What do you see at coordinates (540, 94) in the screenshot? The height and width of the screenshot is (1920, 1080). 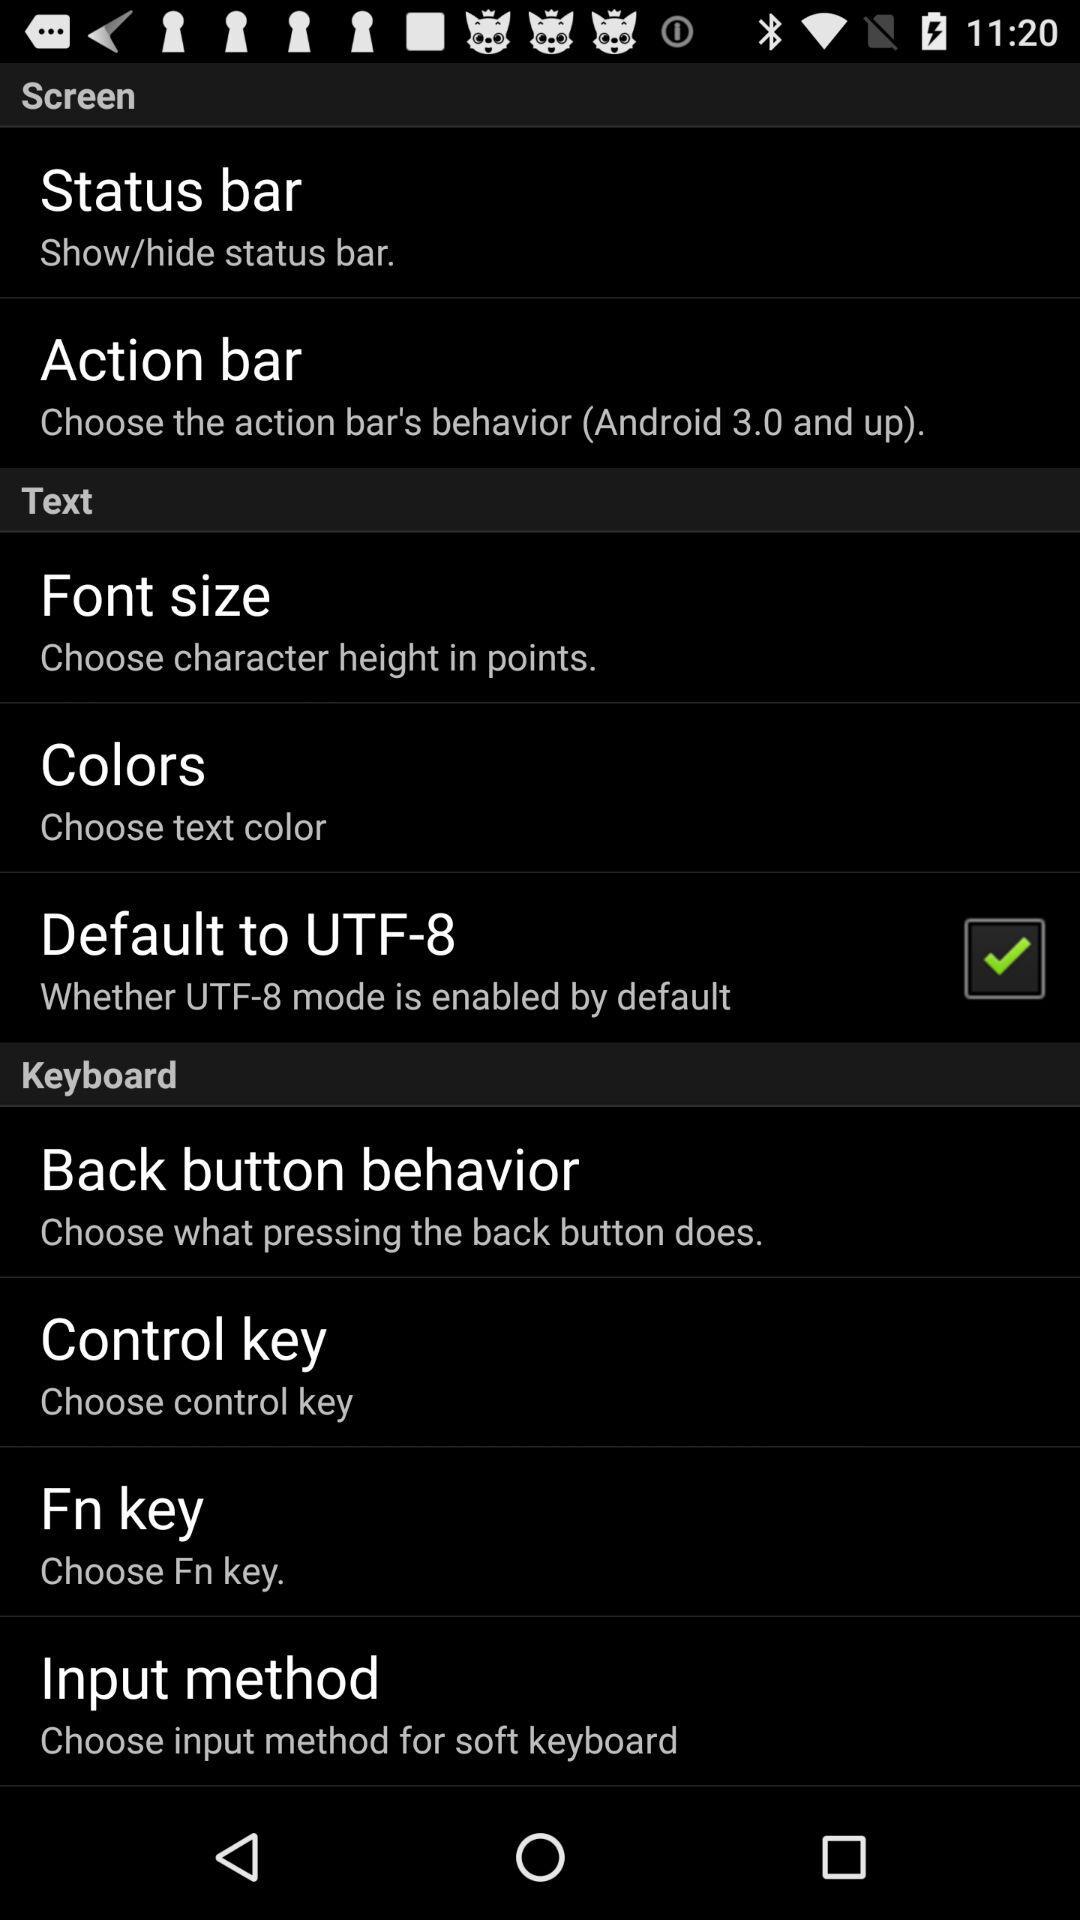 I see `the screen app` at bounding box center [540, 94].